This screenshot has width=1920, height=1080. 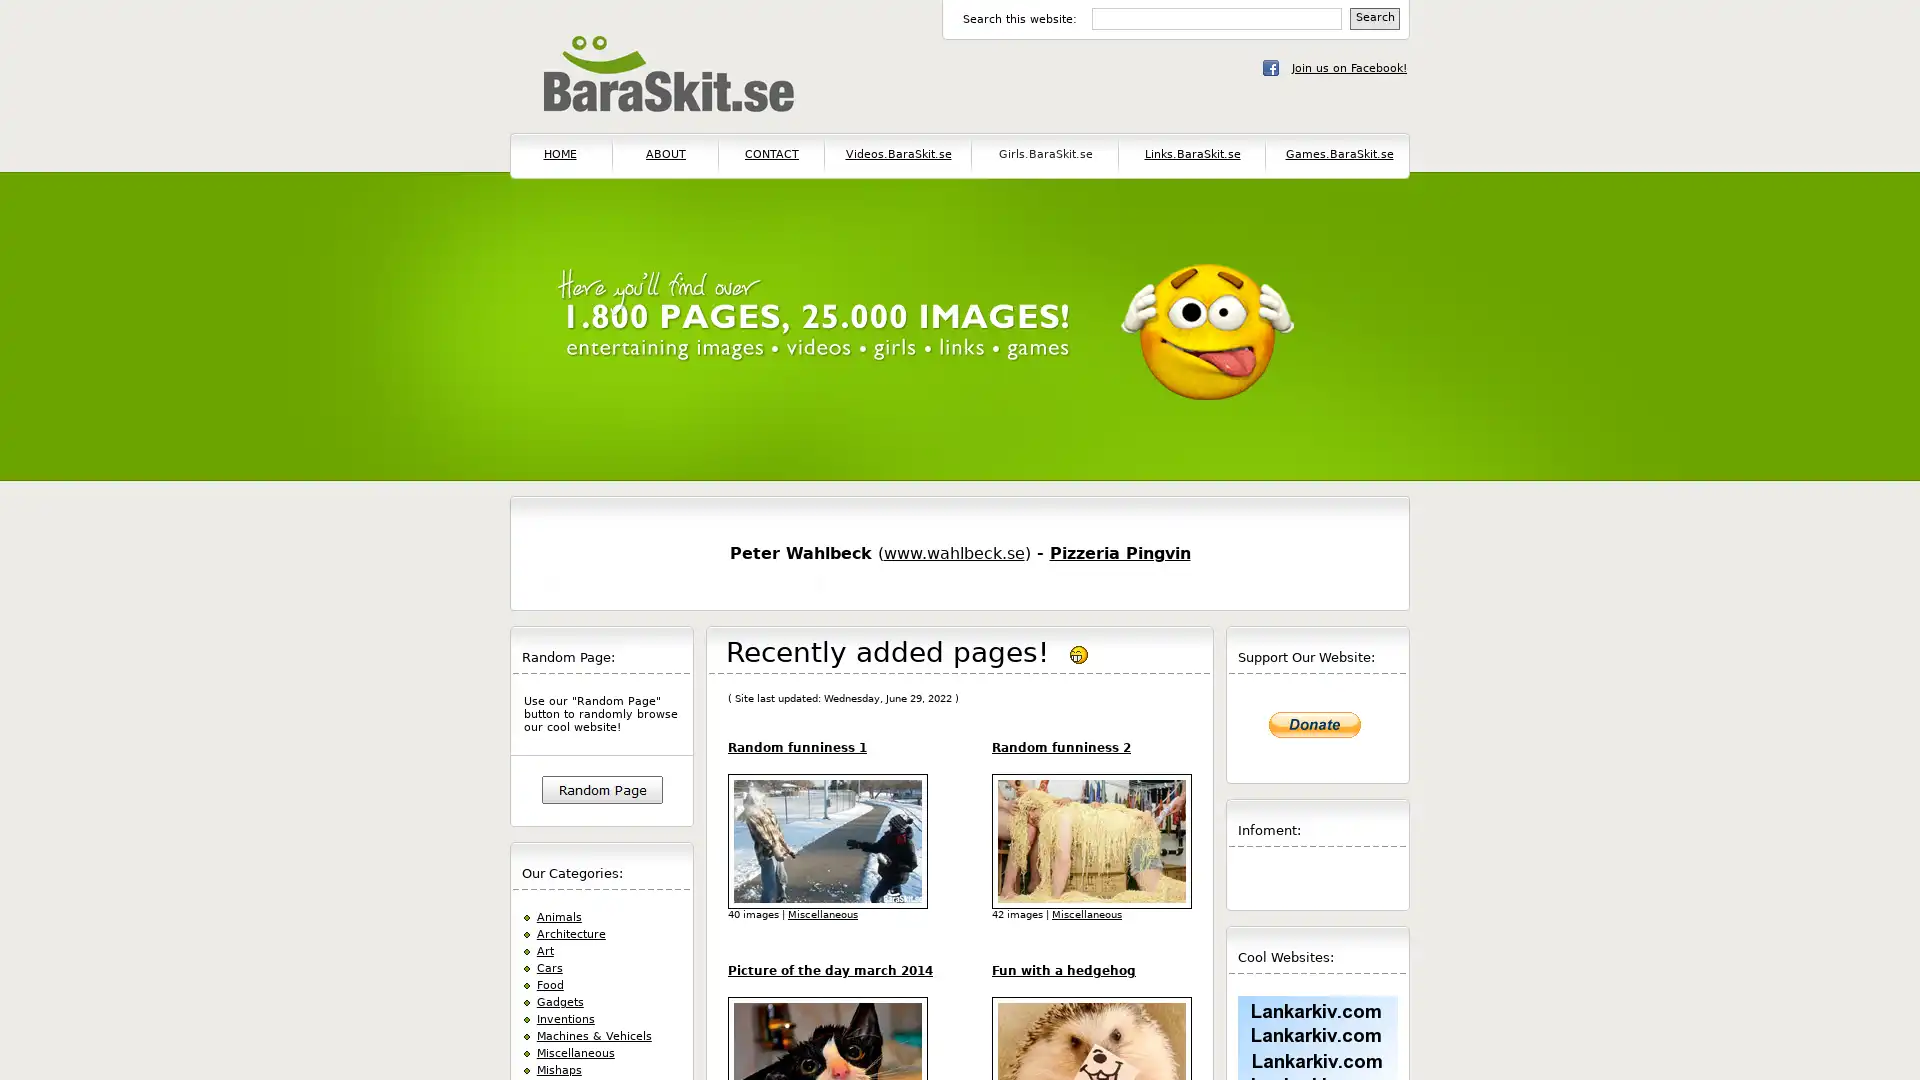 I want to click on PayPal - The safer, easier way to pay online., so click(x=1315, y=725).